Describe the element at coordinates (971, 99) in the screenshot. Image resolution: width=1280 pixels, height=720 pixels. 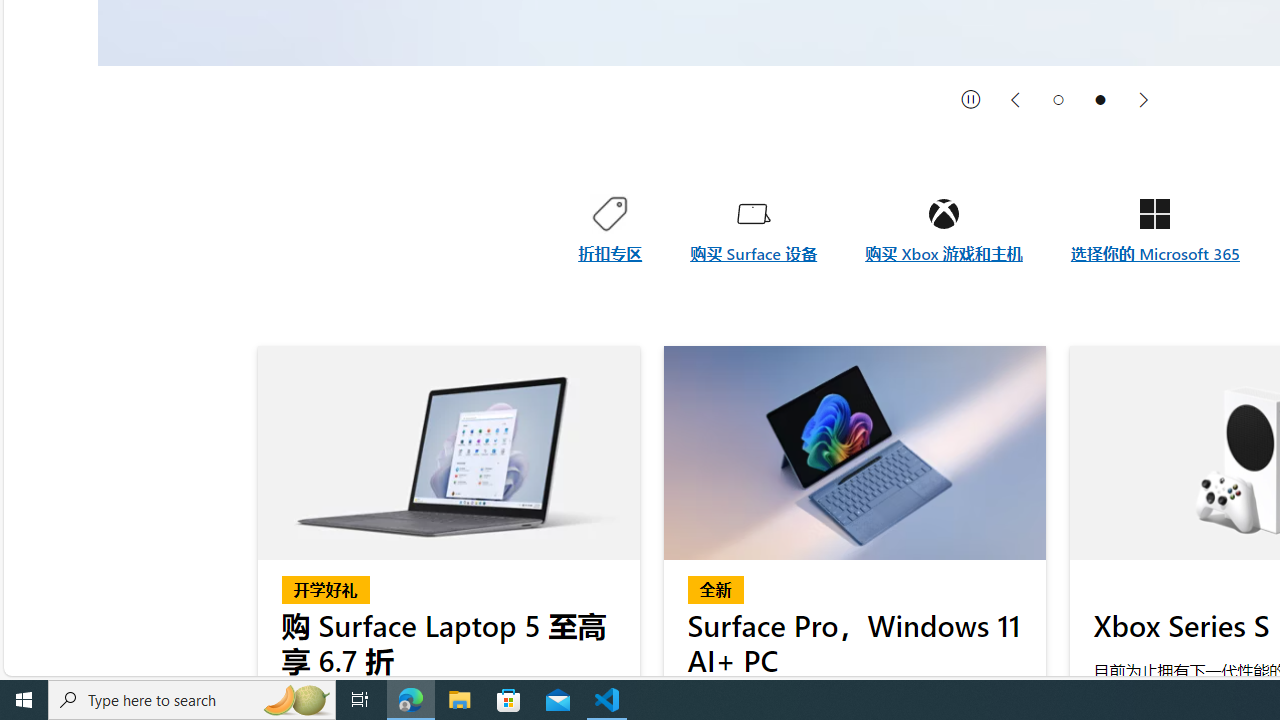
I see `'Pause'` at that location.